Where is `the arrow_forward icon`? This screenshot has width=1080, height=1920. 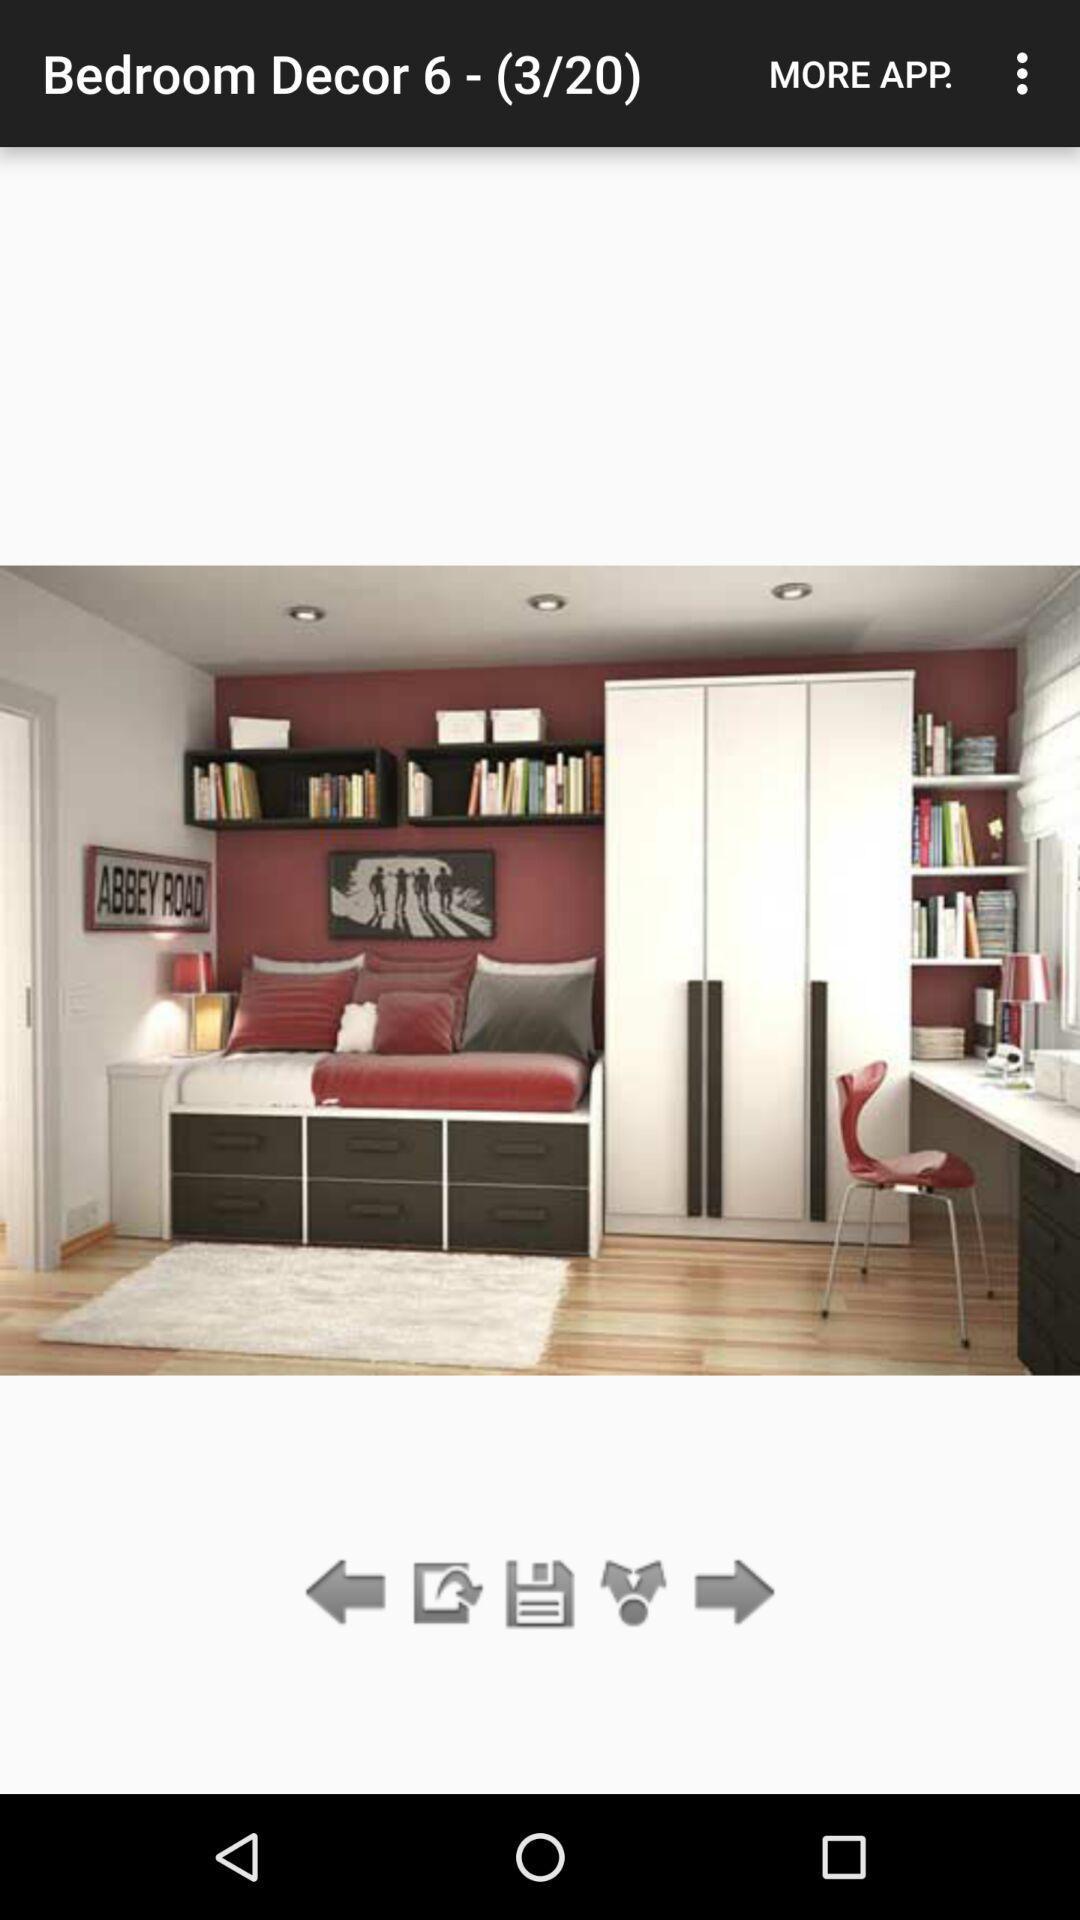 the arrow_forward icon is located at coordinates (729, 1593).